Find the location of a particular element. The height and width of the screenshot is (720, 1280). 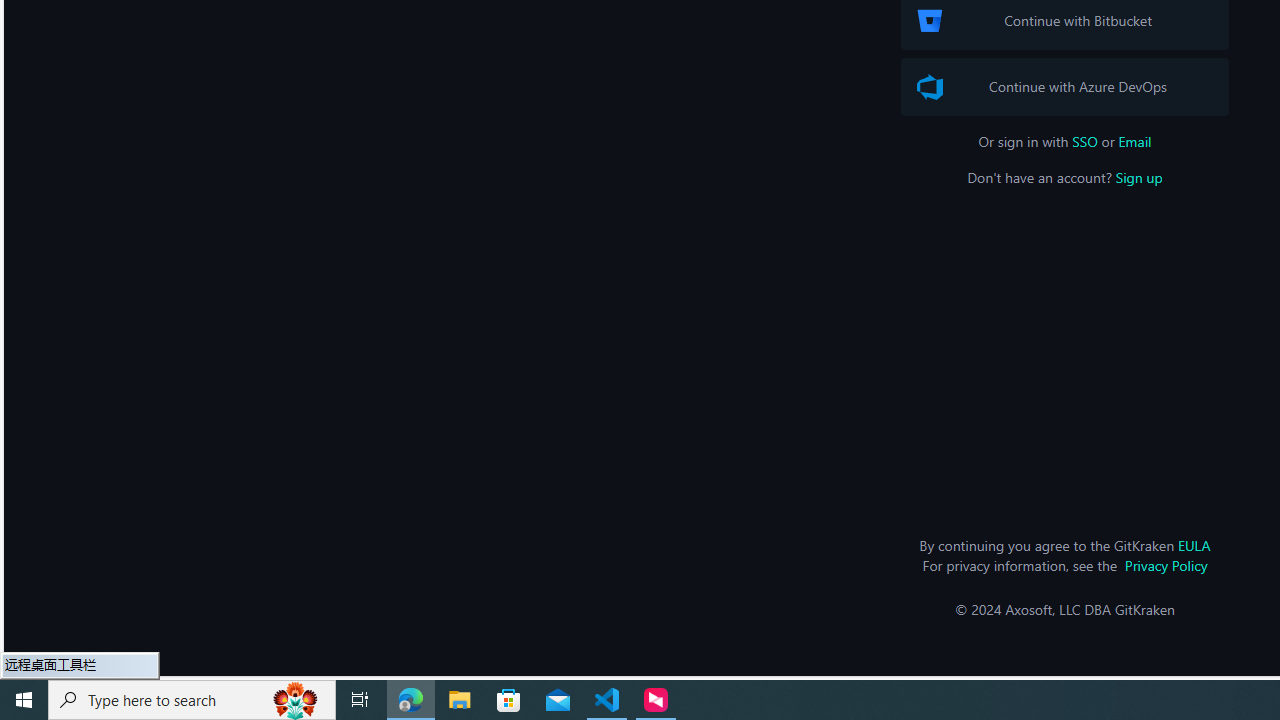

'Azure DevOps Logo Continue with Azure DevOps' is located at coordinates (1063, 86).